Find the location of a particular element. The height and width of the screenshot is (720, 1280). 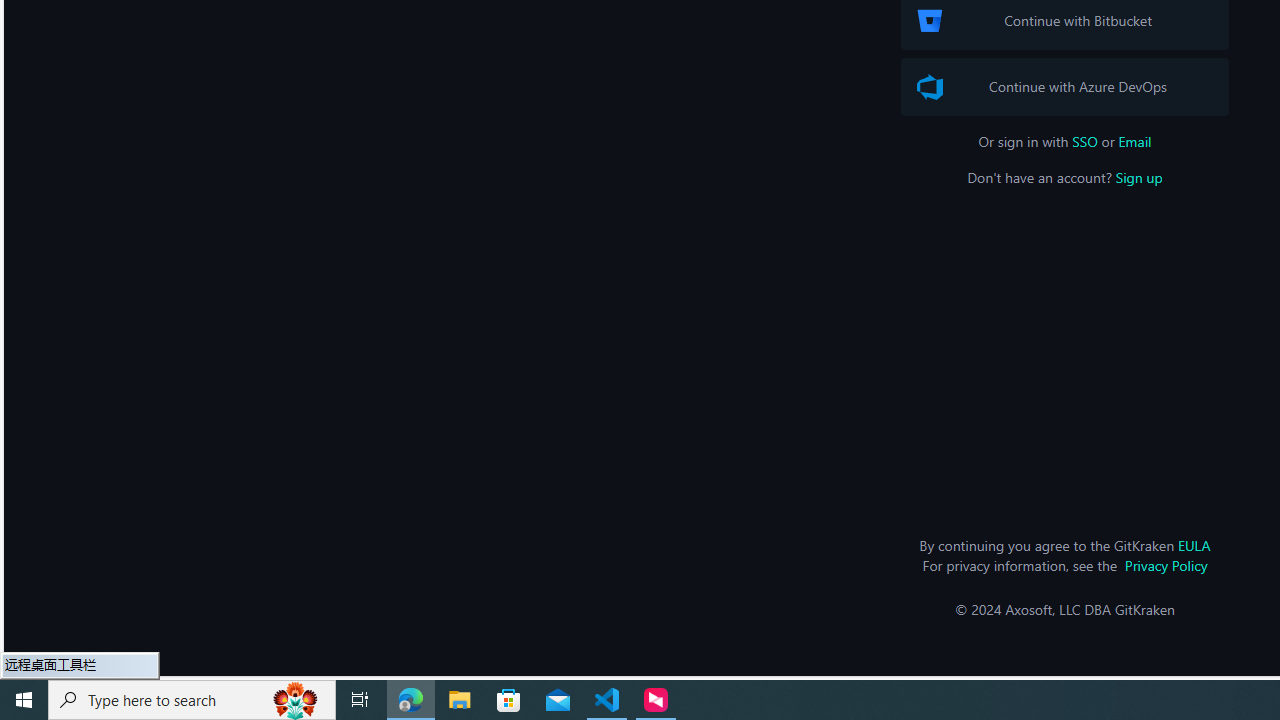

'Azure DevOps Logo Continue with Azure DevOps' is located at coordinates (1063, 86).